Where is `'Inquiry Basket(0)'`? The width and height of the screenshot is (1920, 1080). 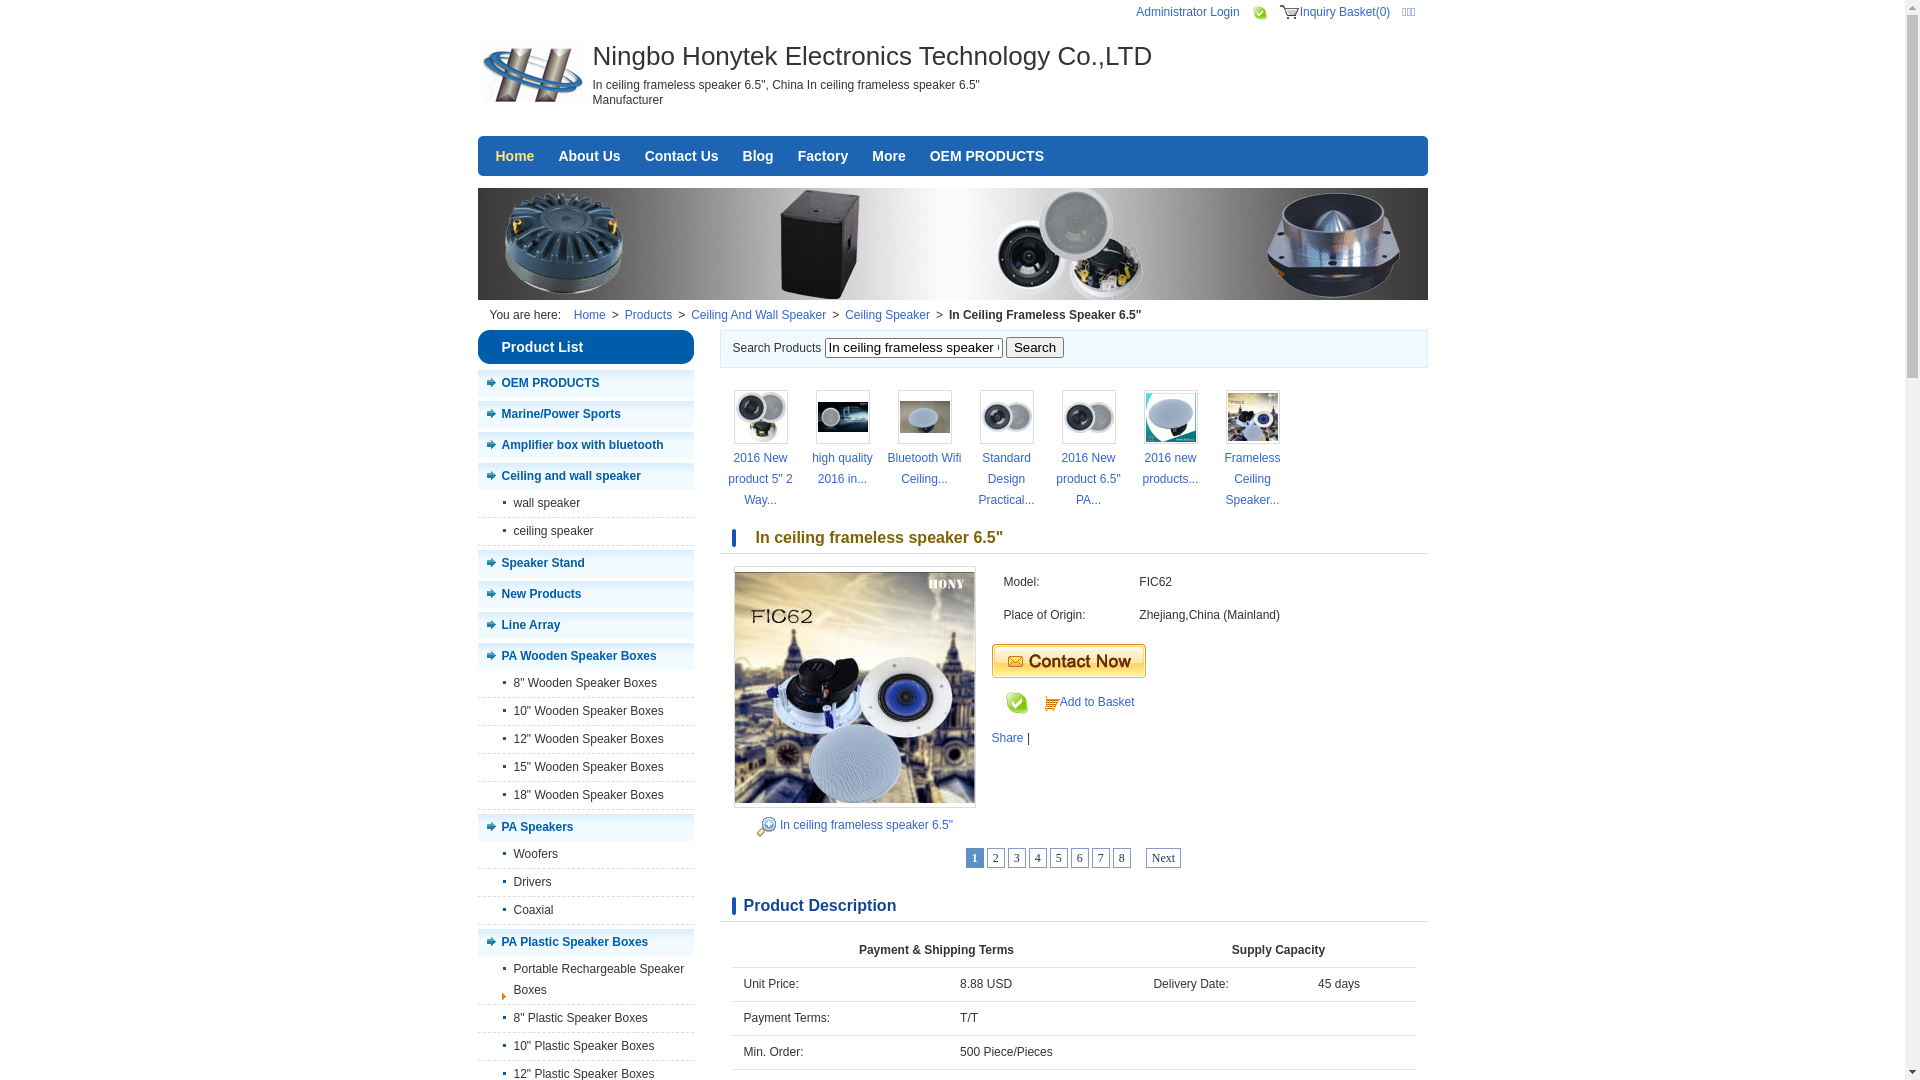
'Inquiry Basket(0)' is located at coordinates (1345, 11).